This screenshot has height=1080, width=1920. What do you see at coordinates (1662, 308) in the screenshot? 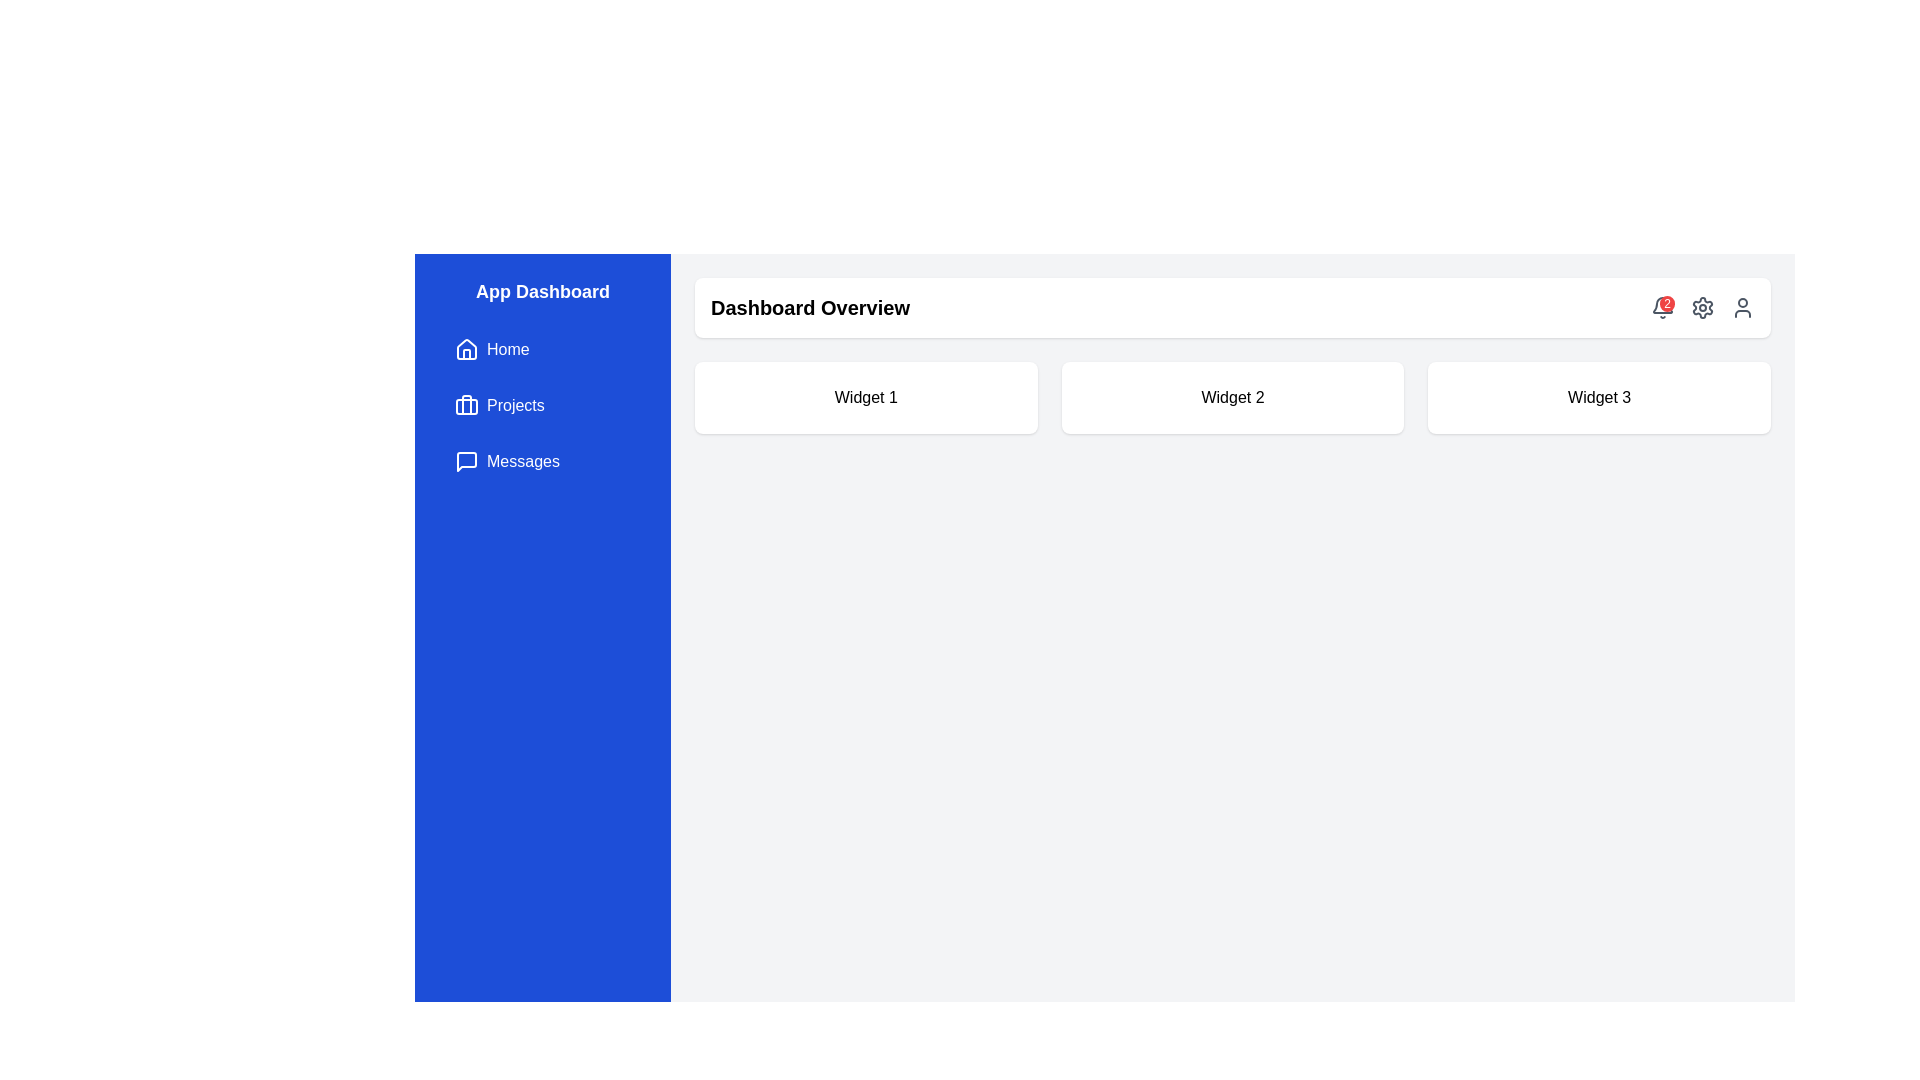
I see `the notification bell icon with a red circular badge containing the number '2'` at bounding box center [1662, 308].